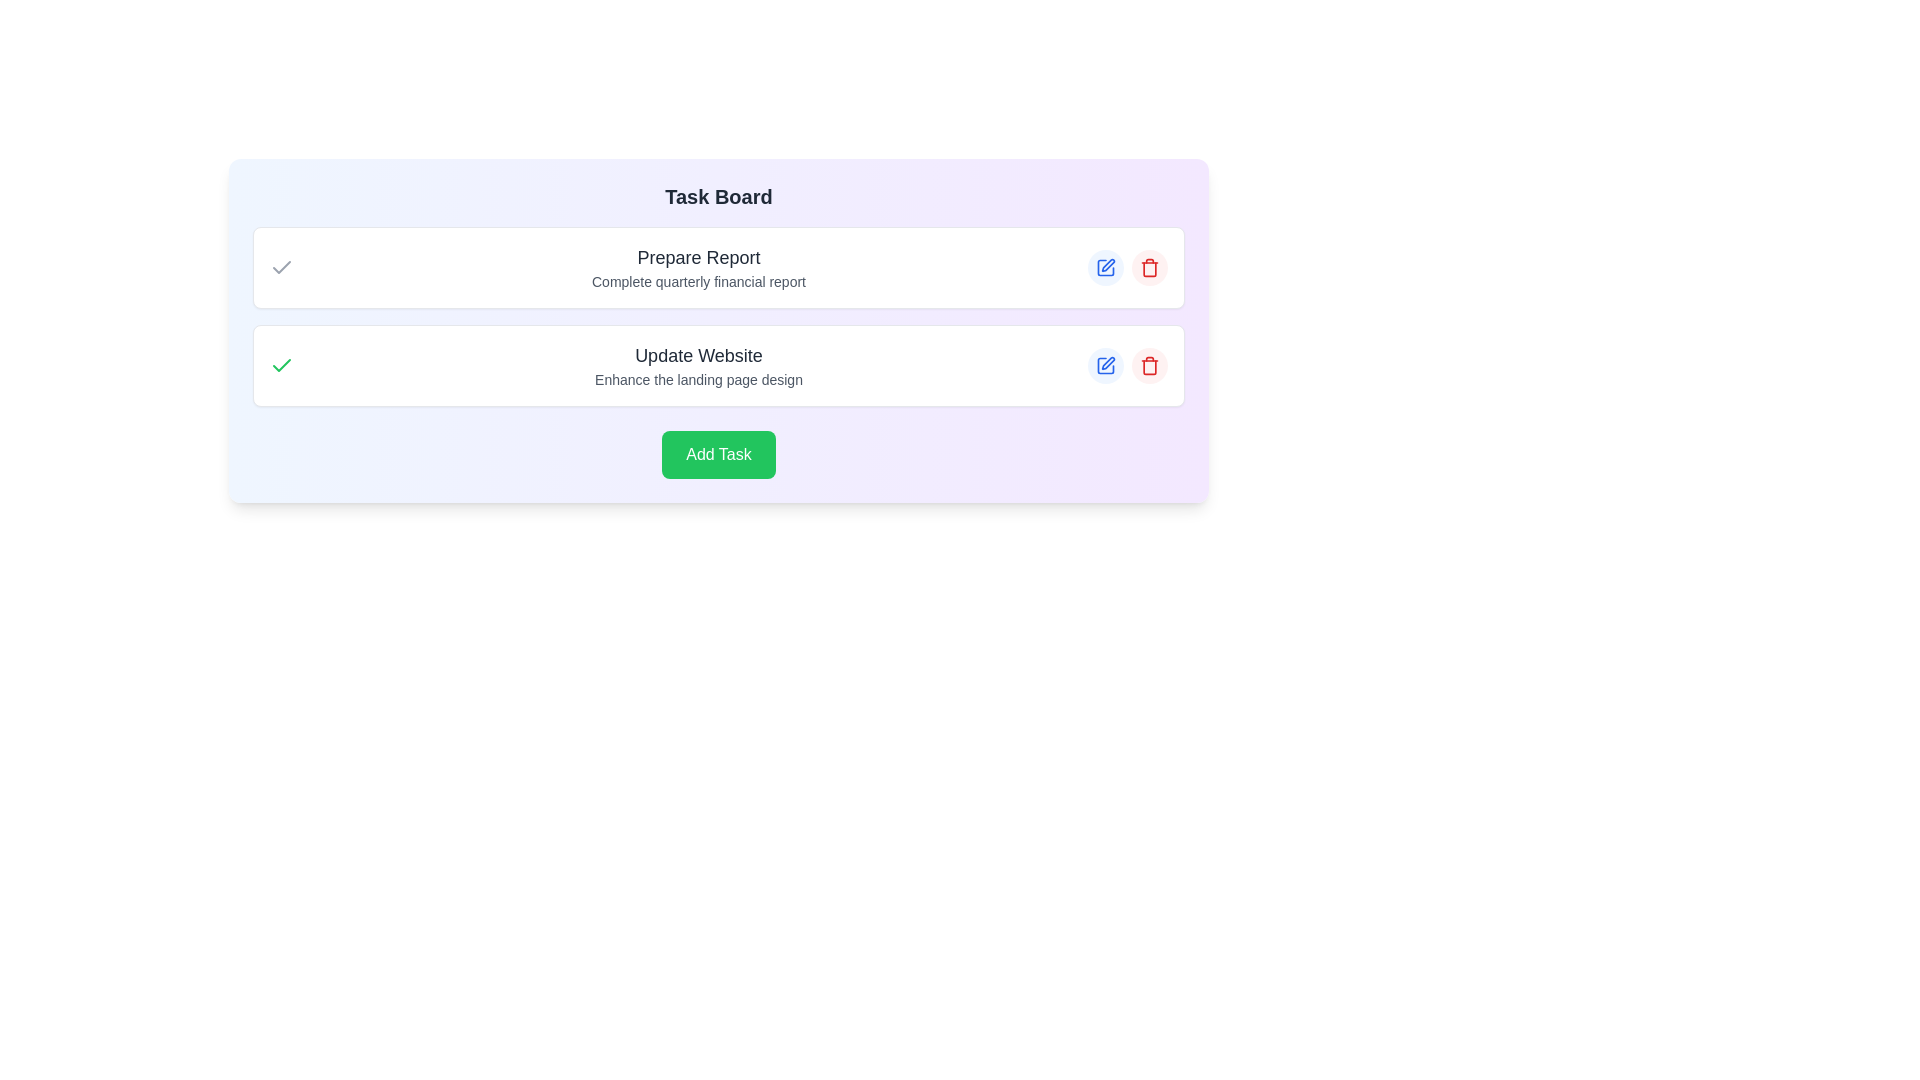 Image resolution: width=1920 pixels, height=1080 pixels. I want to click on the second card in the vertical list within the 'Task Board', so click(719, 366).